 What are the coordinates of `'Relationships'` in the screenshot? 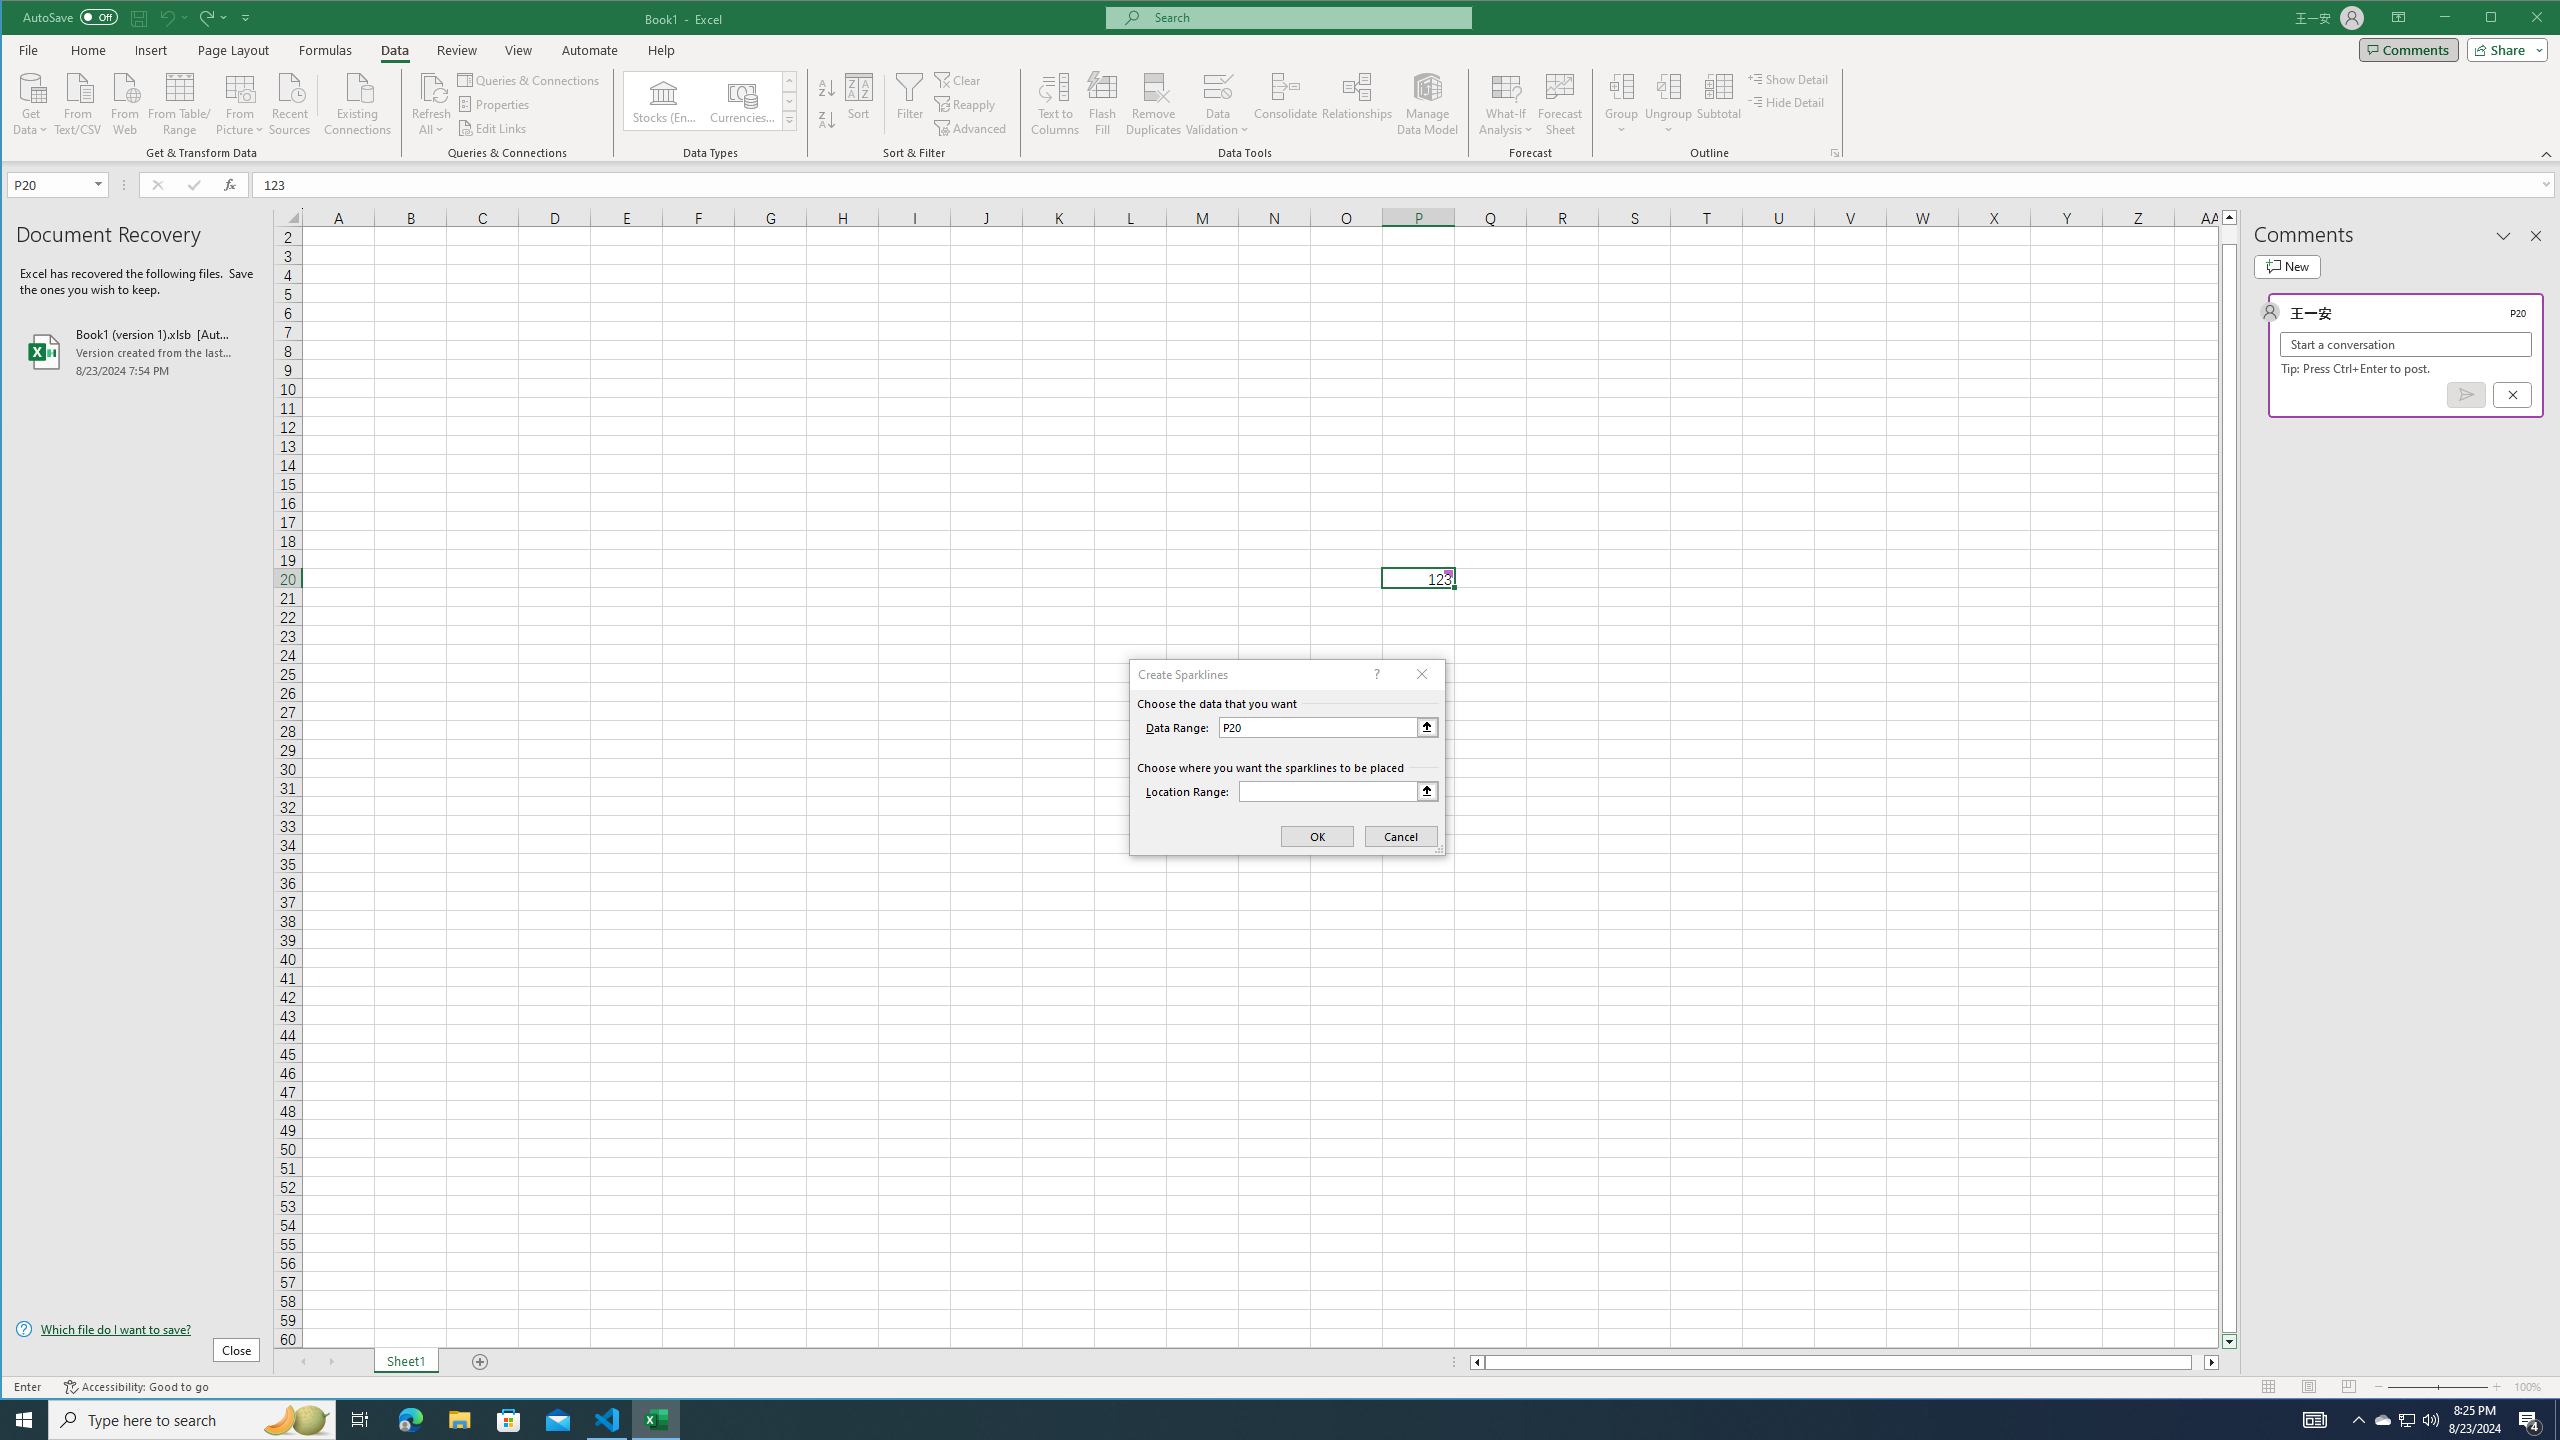 It's located at (1357, 103).